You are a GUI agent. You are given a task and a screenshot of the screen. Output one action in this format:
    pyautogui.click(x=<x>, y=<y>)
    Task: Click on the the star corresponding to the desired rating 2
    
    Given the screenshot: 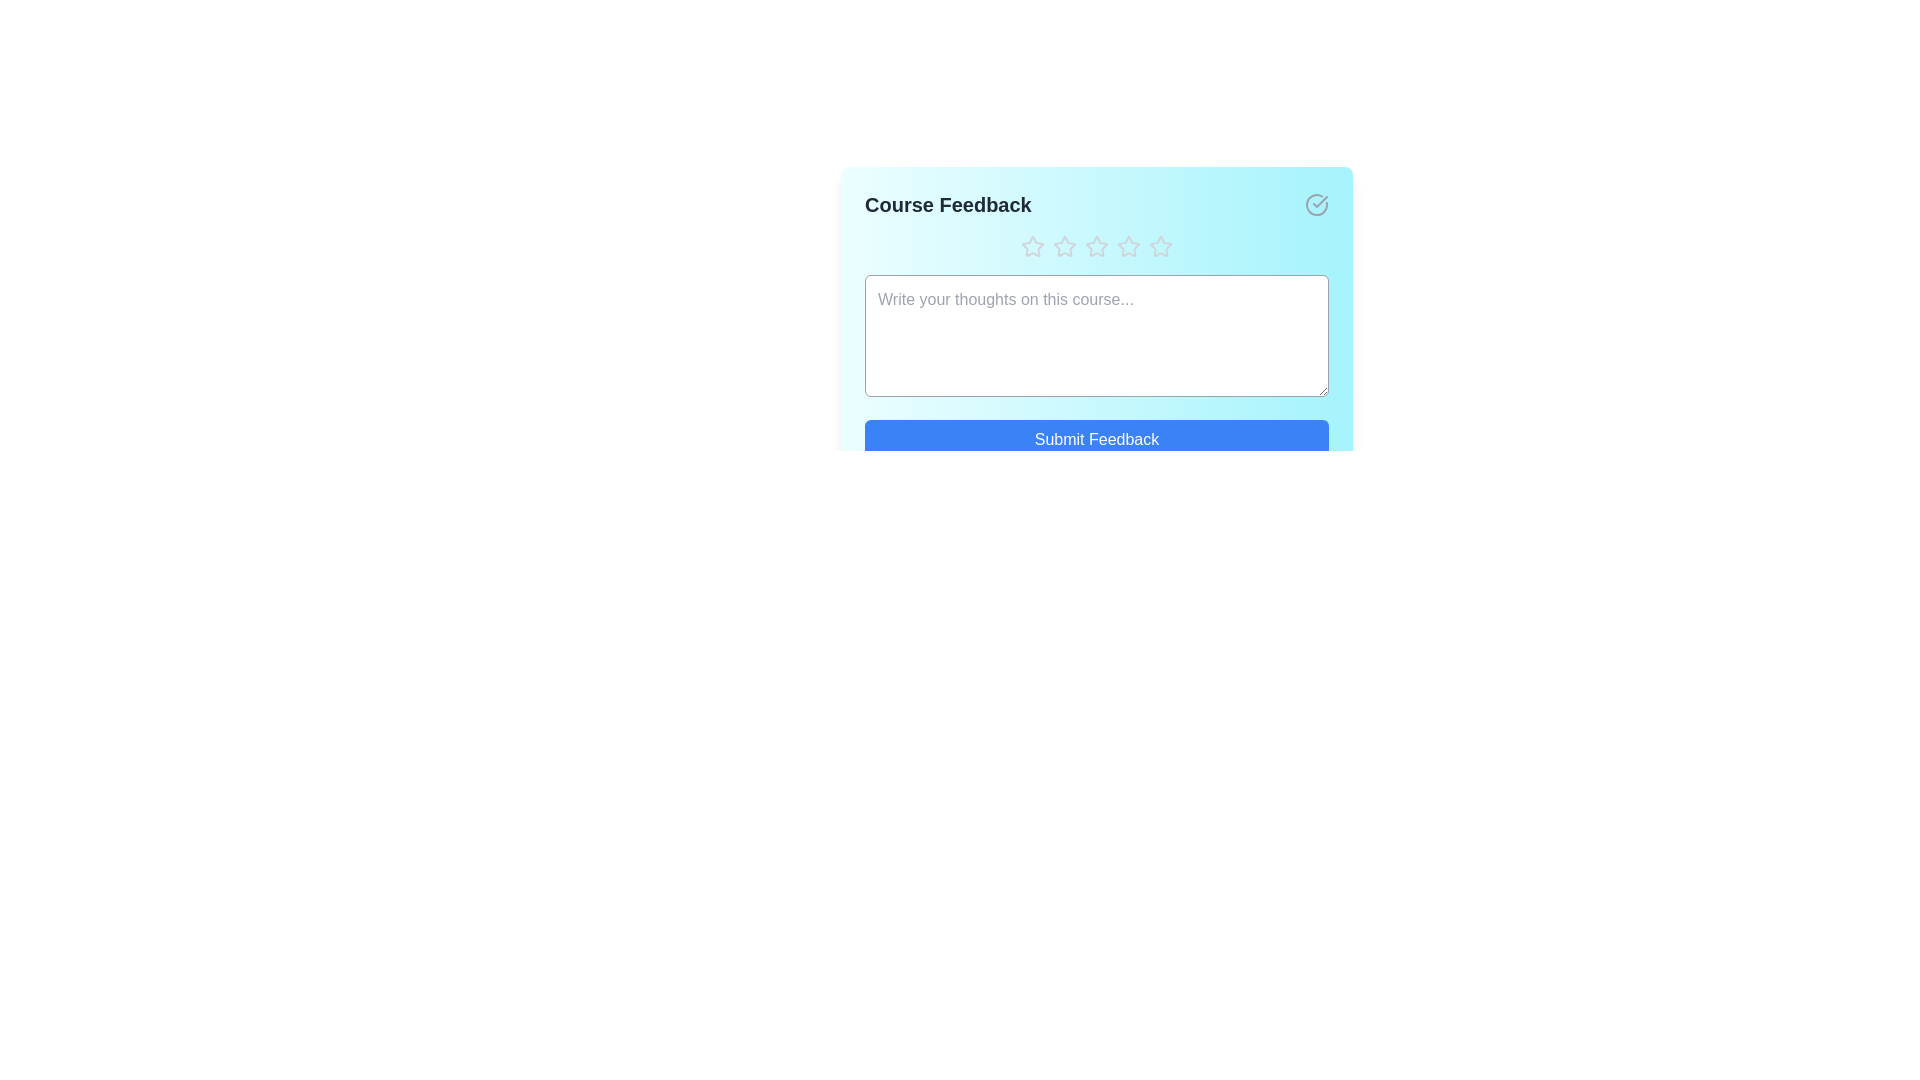 What is the action you would take?
    pyautogui.click(x=1064, y=245)
    